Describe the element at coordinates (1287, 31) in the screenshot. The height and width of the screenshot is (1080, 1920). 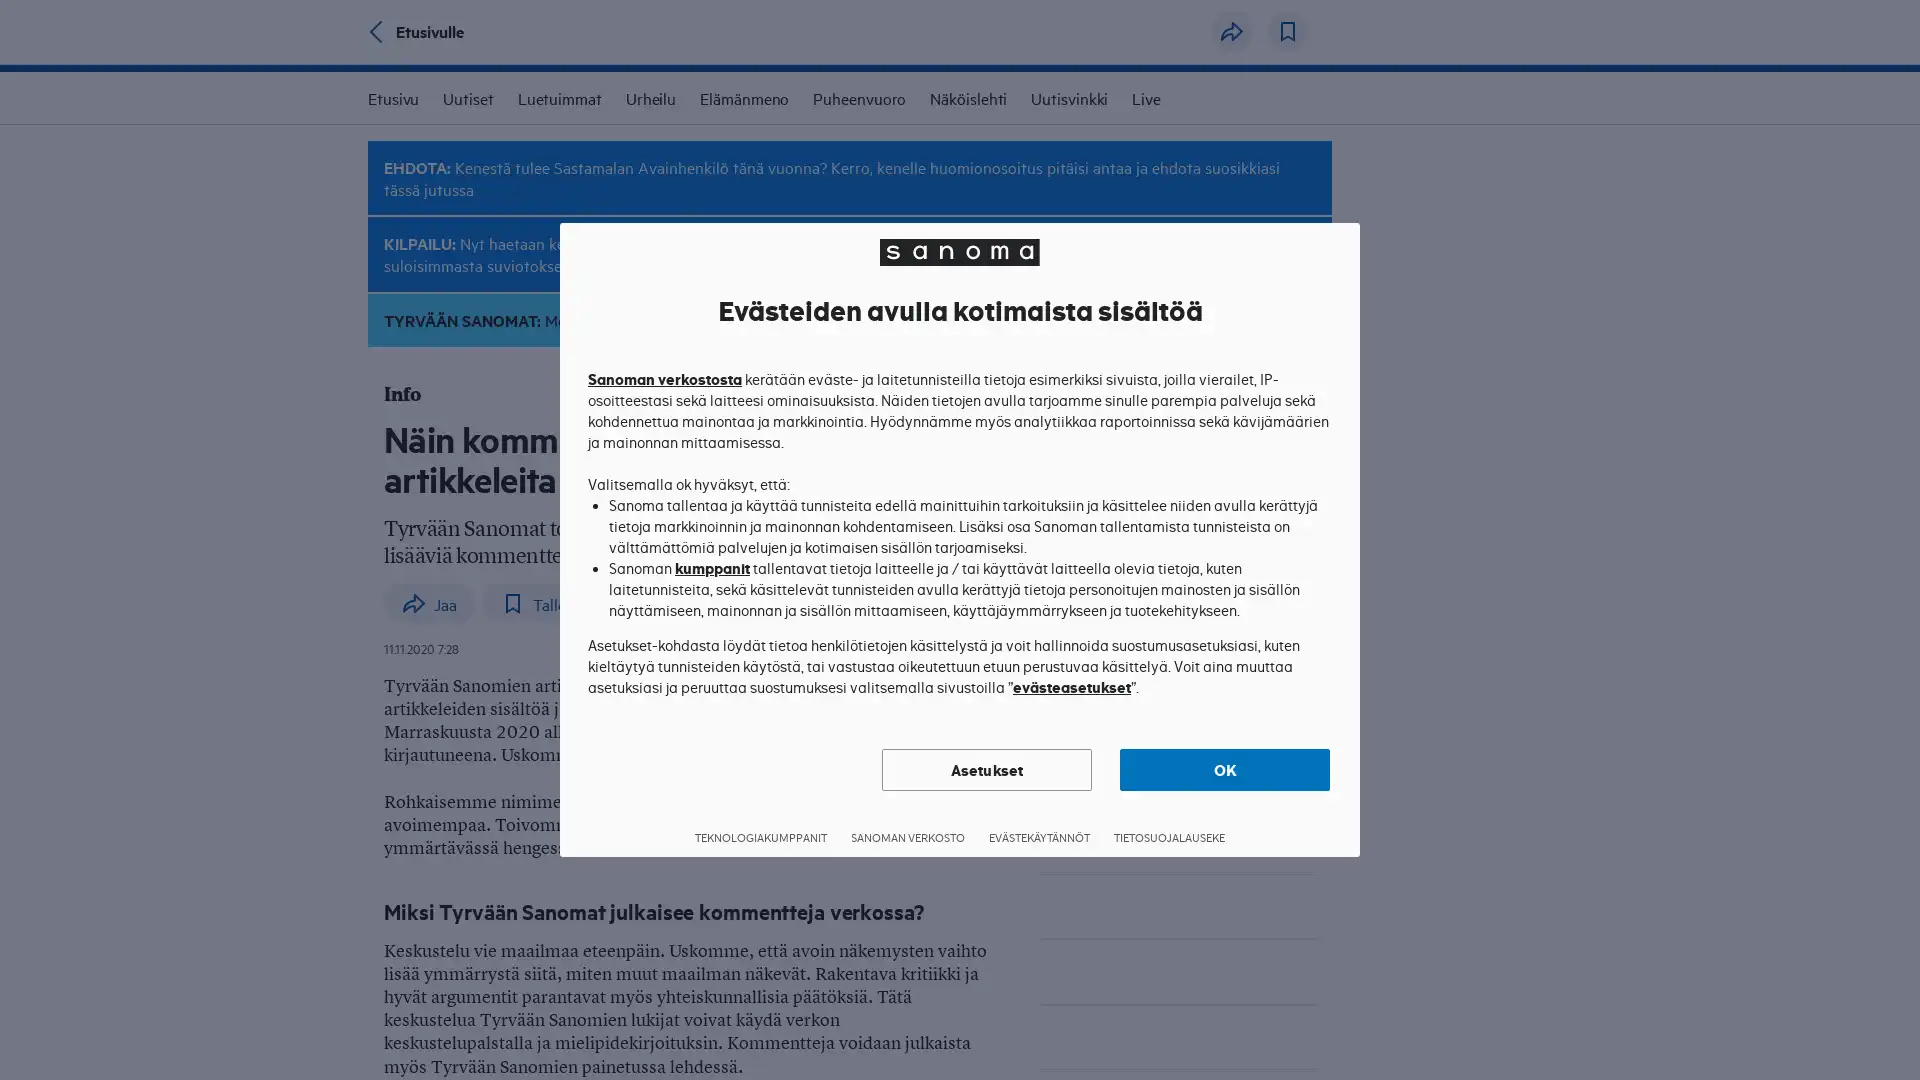
I see `Tallenna` at that location.